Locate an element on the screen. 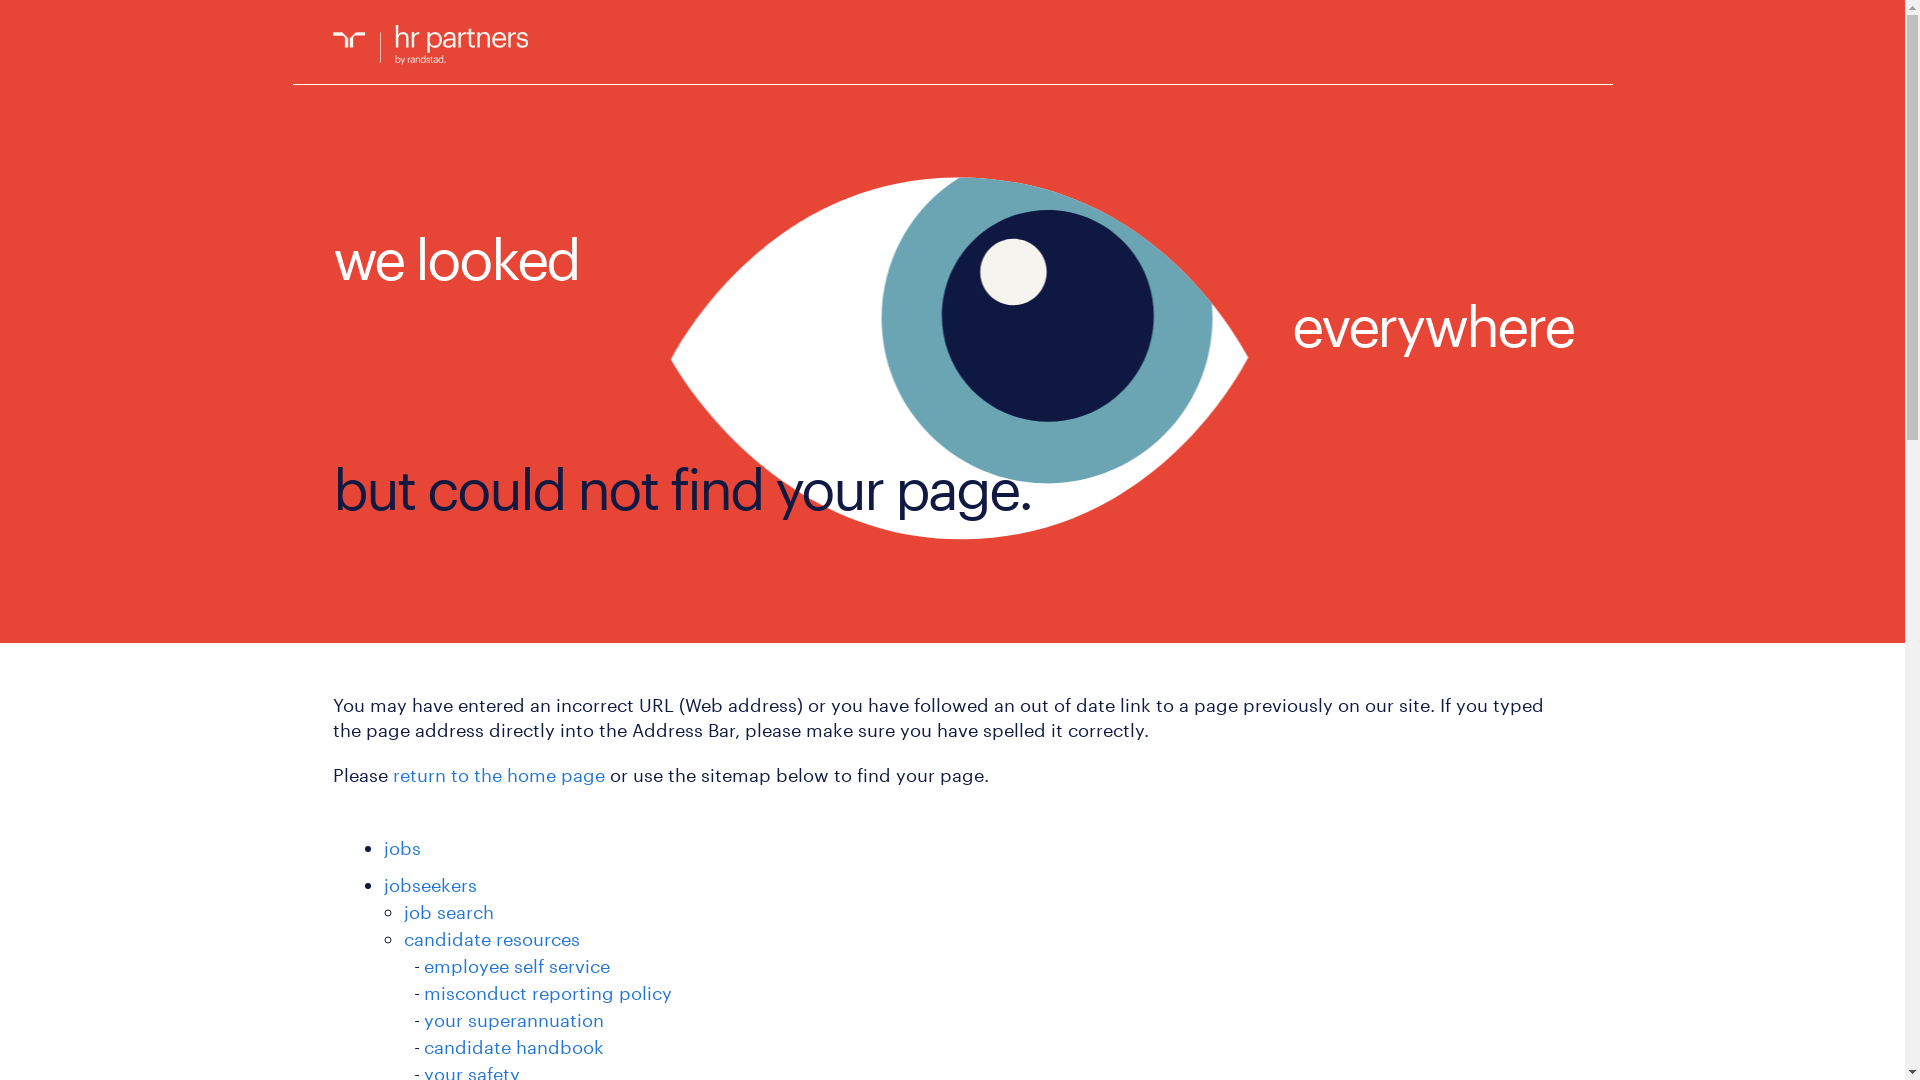 Image resolution: width=1920 pixels, height=1080 pixels. 'return to the home page' is located at coordinates (498, 774).